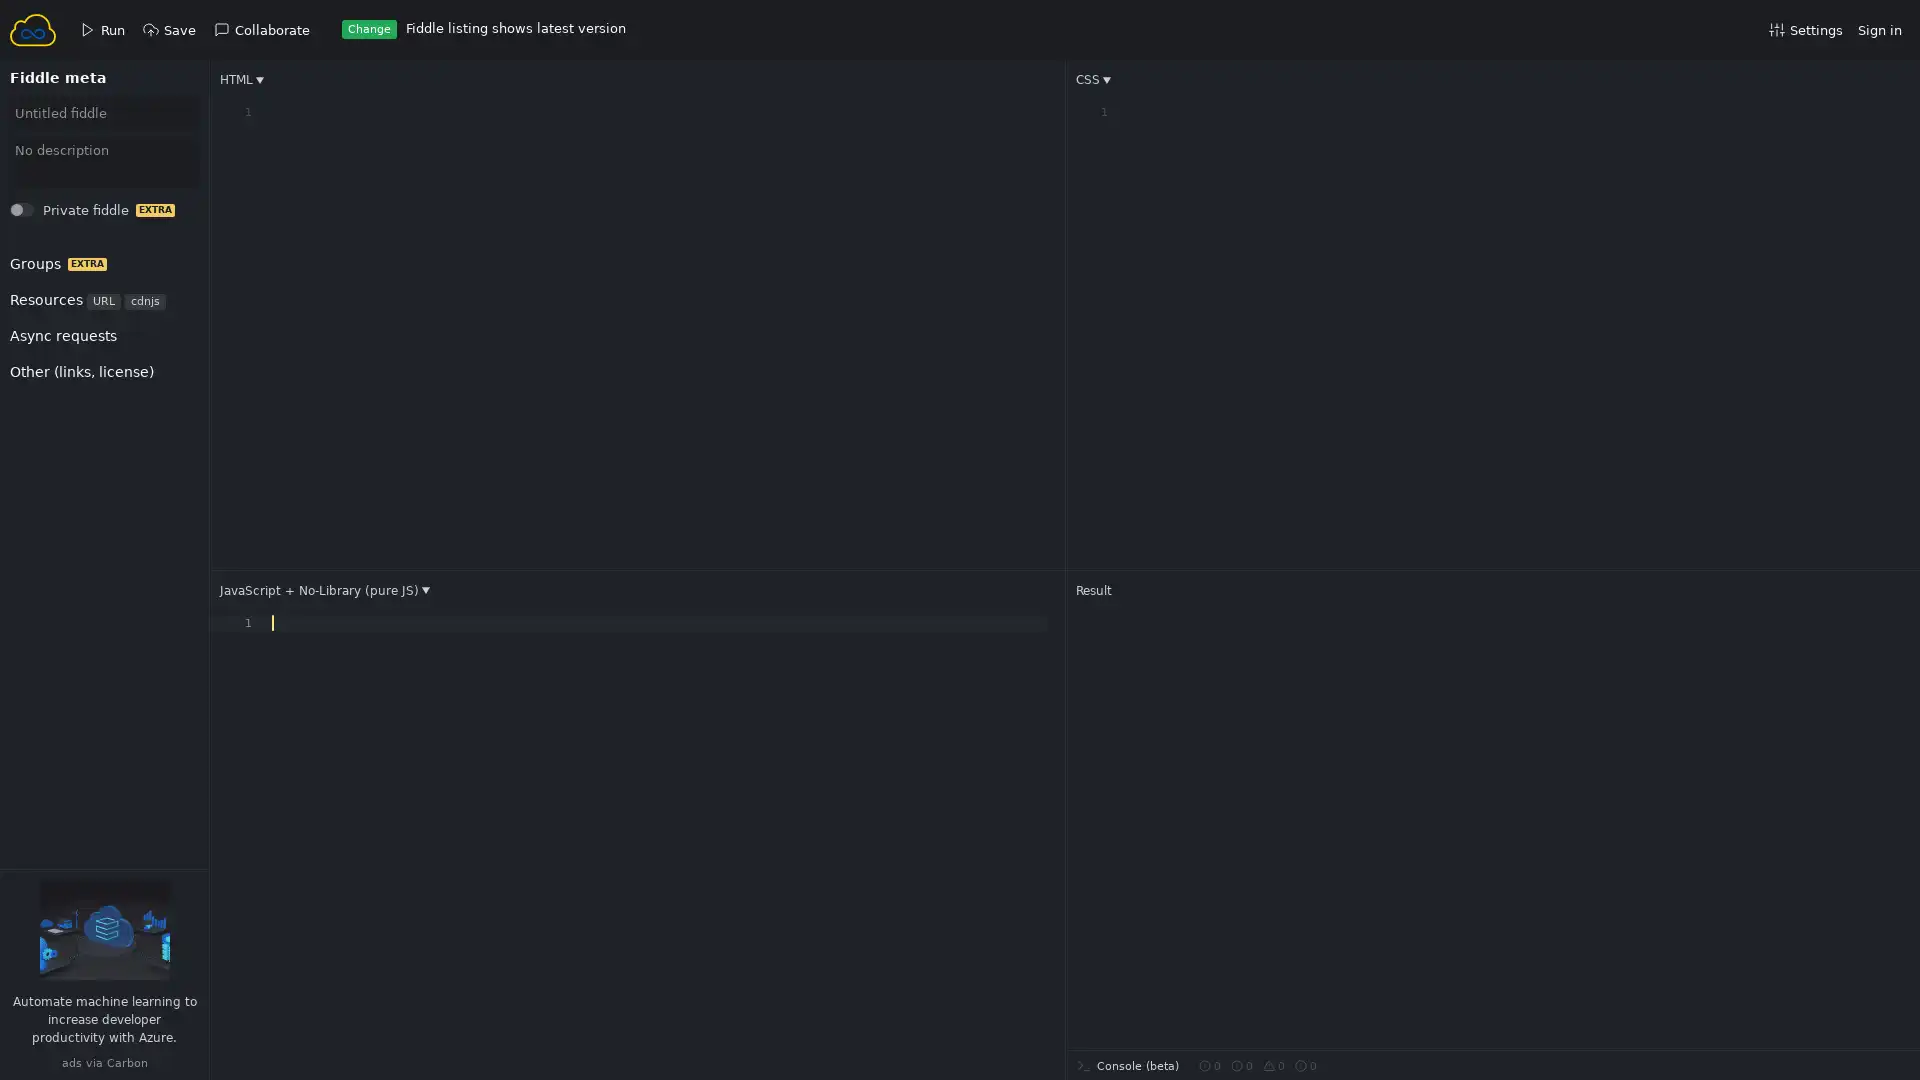 This screenshot has height=1080, width=1920. I want to click on Save, so click(42, 215).